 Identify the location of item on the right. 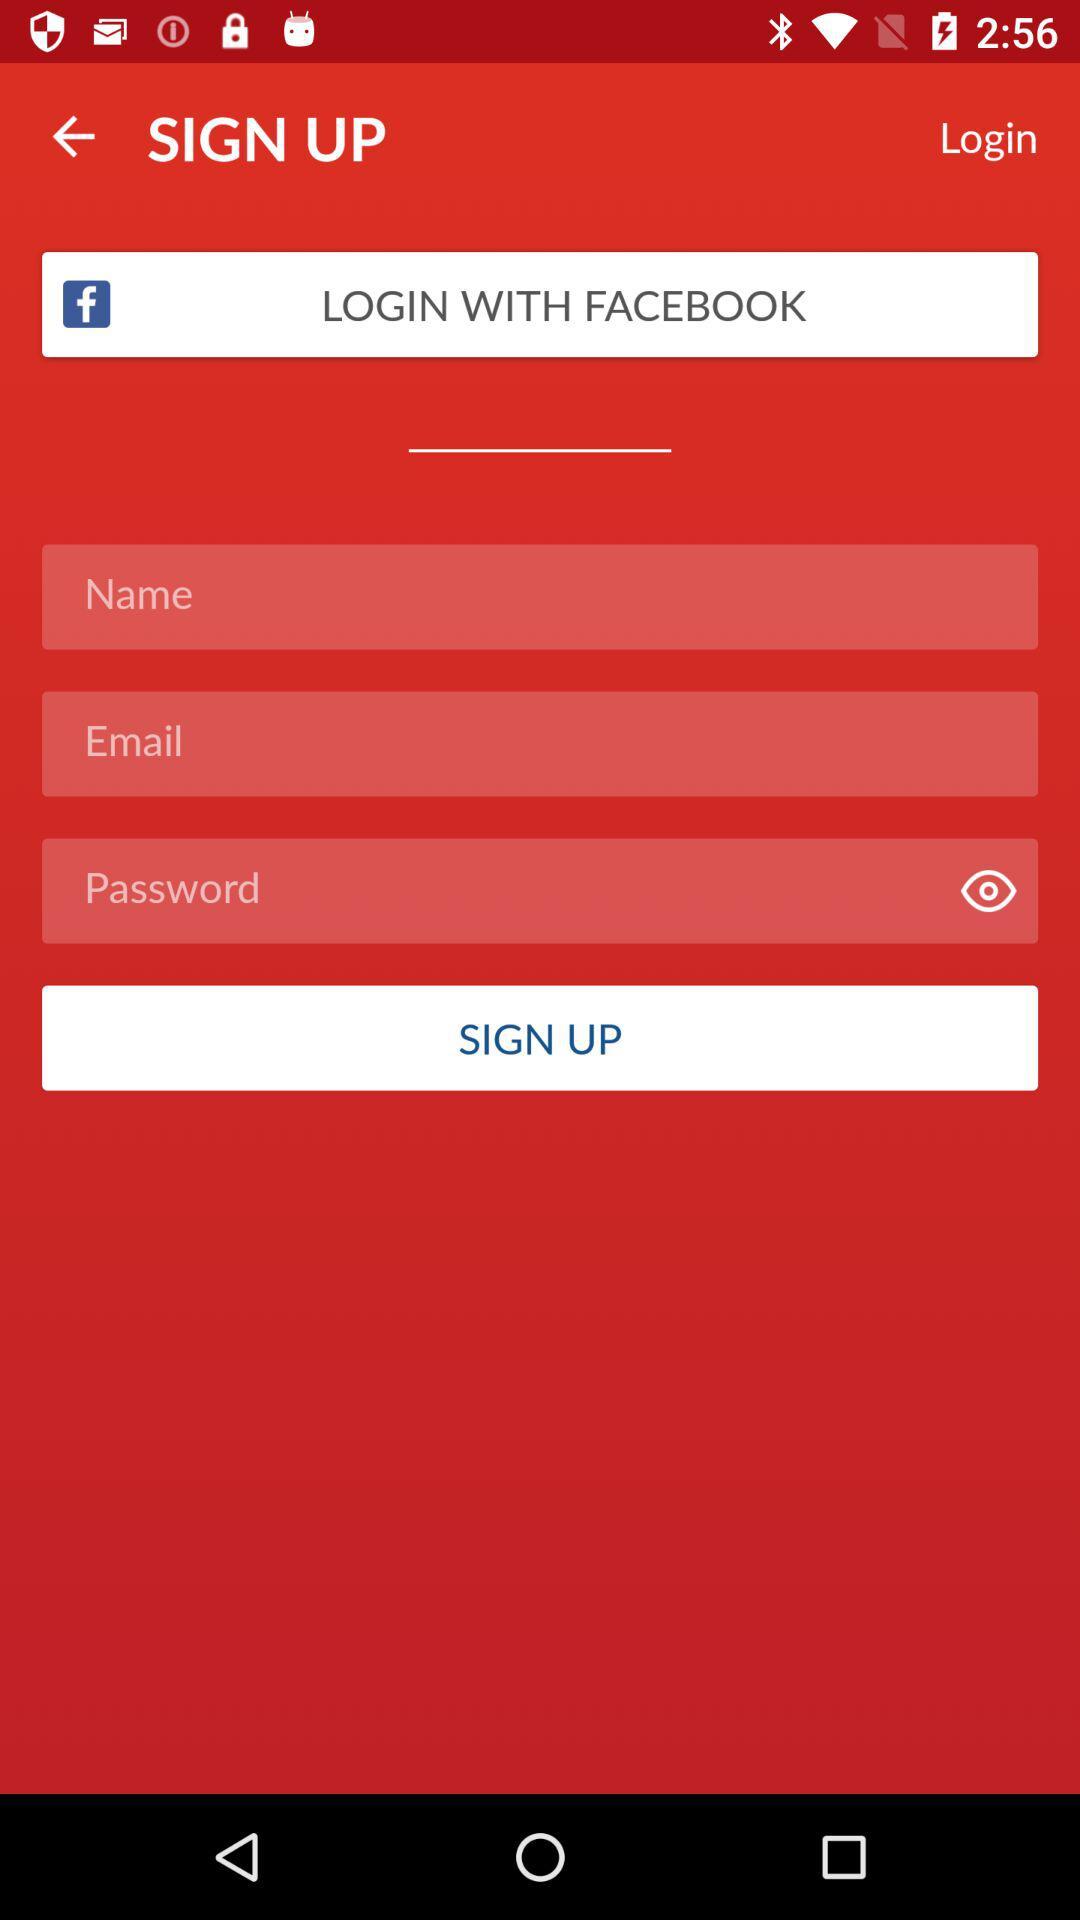
(987, 890).